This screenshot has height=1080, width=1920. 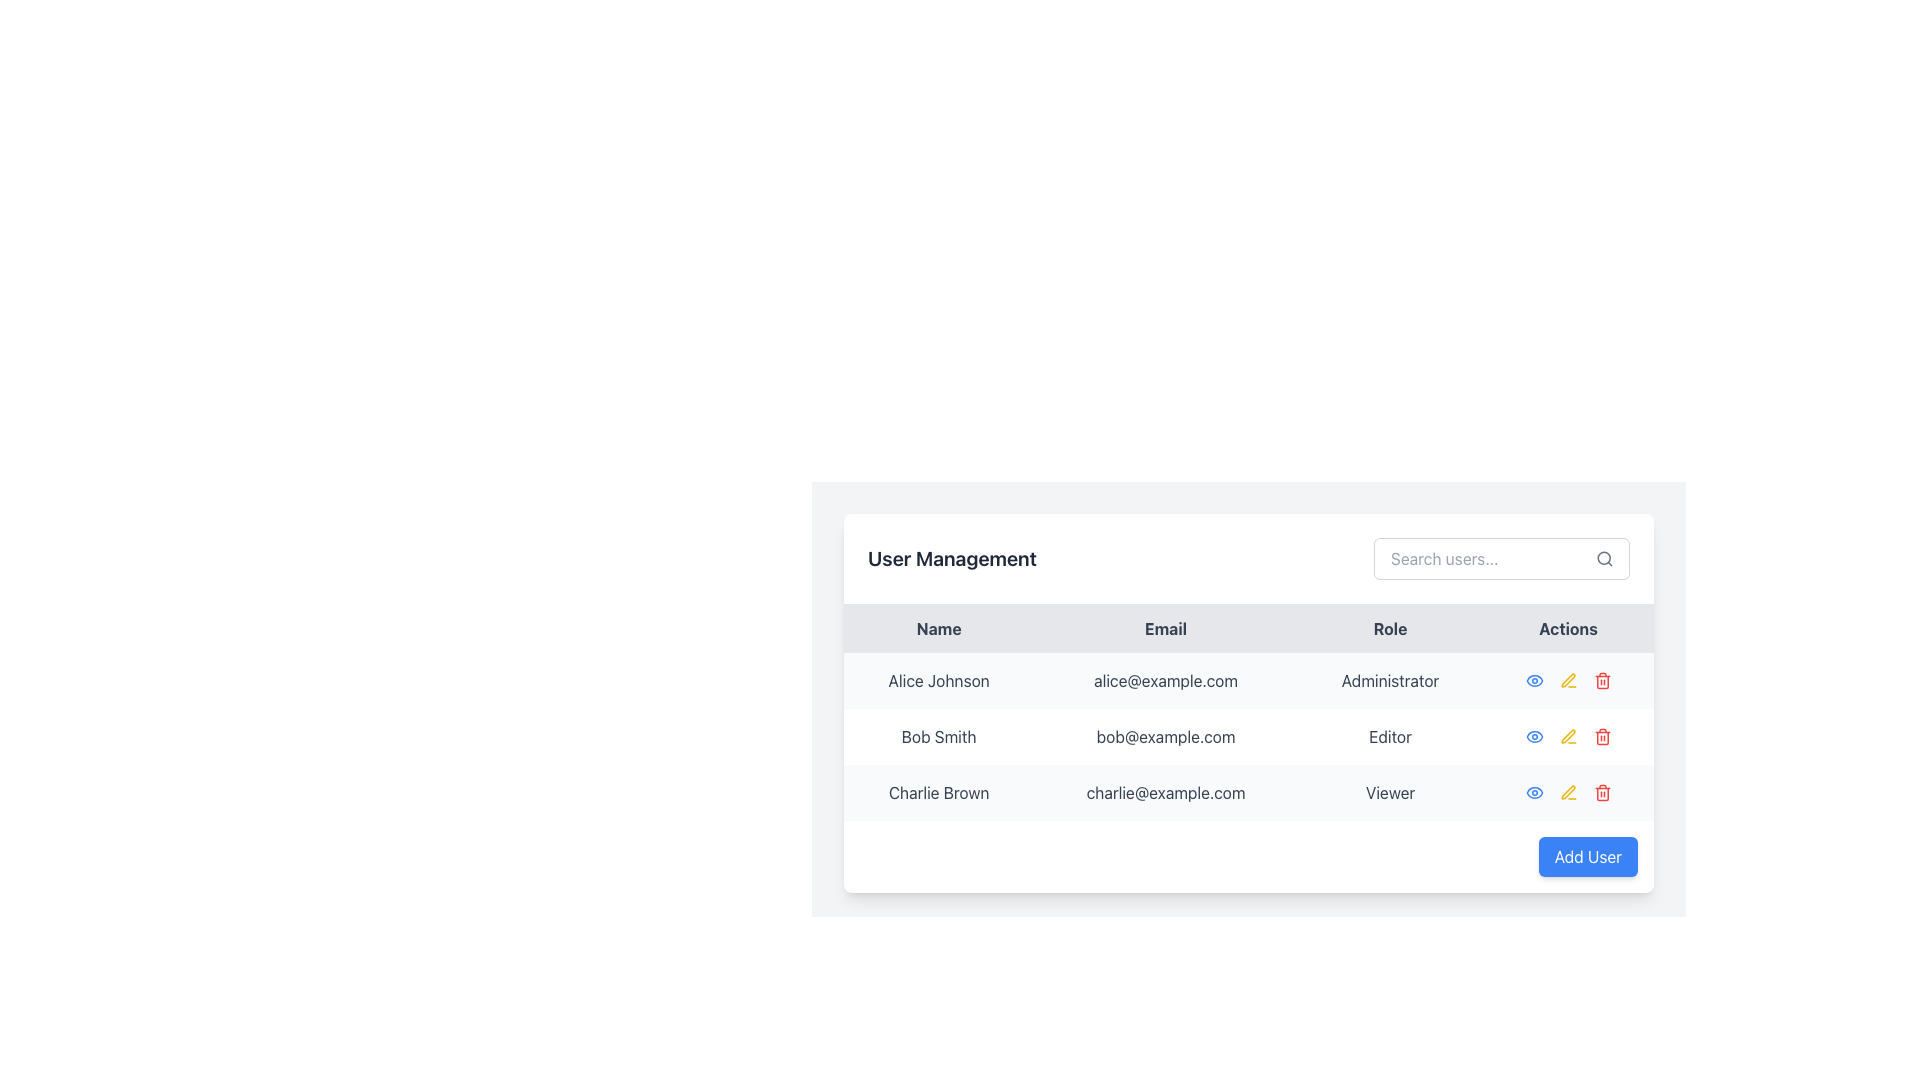 I want to click on the edit button for the user 'Alice Johnson', so click(x=1567, y=680).